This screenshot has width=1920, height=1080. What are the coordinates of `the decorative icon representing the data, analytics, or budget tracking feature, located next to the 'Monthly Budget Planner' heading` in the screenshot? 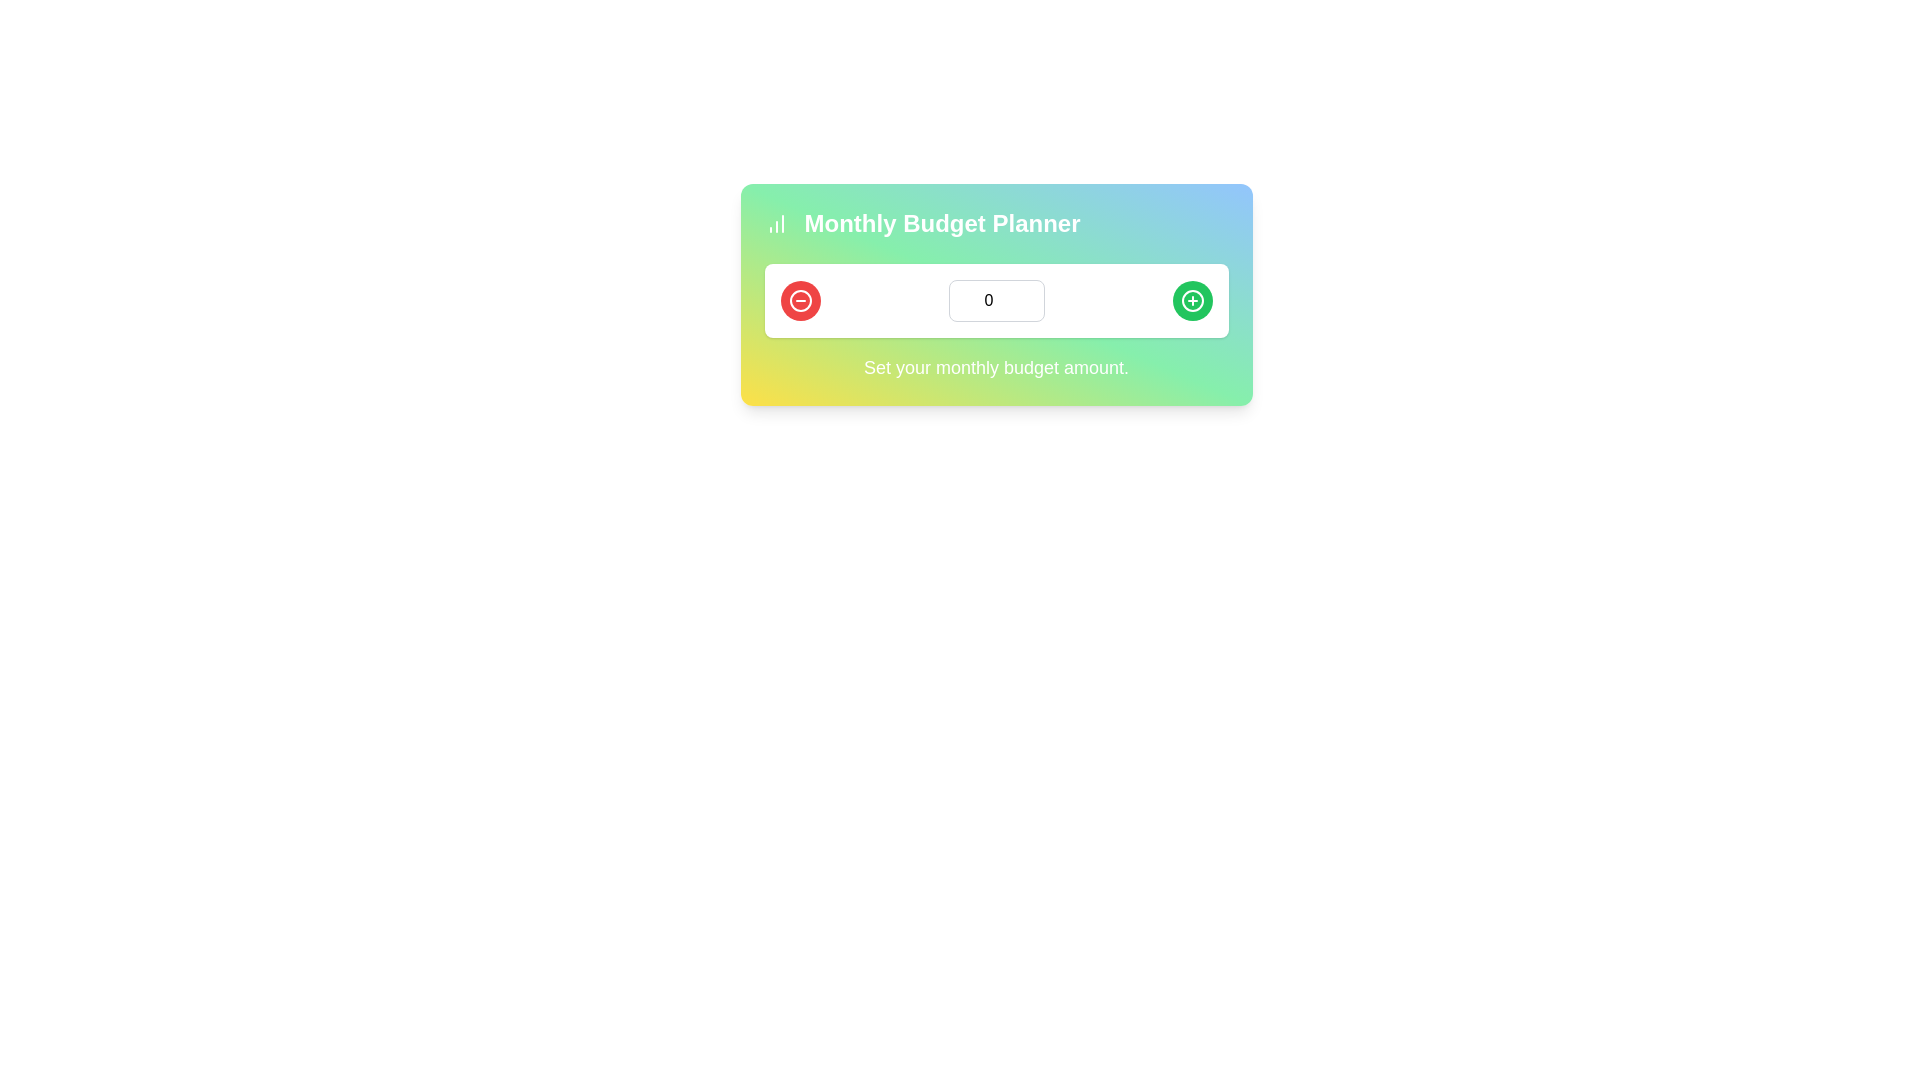 It's located at (775, 223).